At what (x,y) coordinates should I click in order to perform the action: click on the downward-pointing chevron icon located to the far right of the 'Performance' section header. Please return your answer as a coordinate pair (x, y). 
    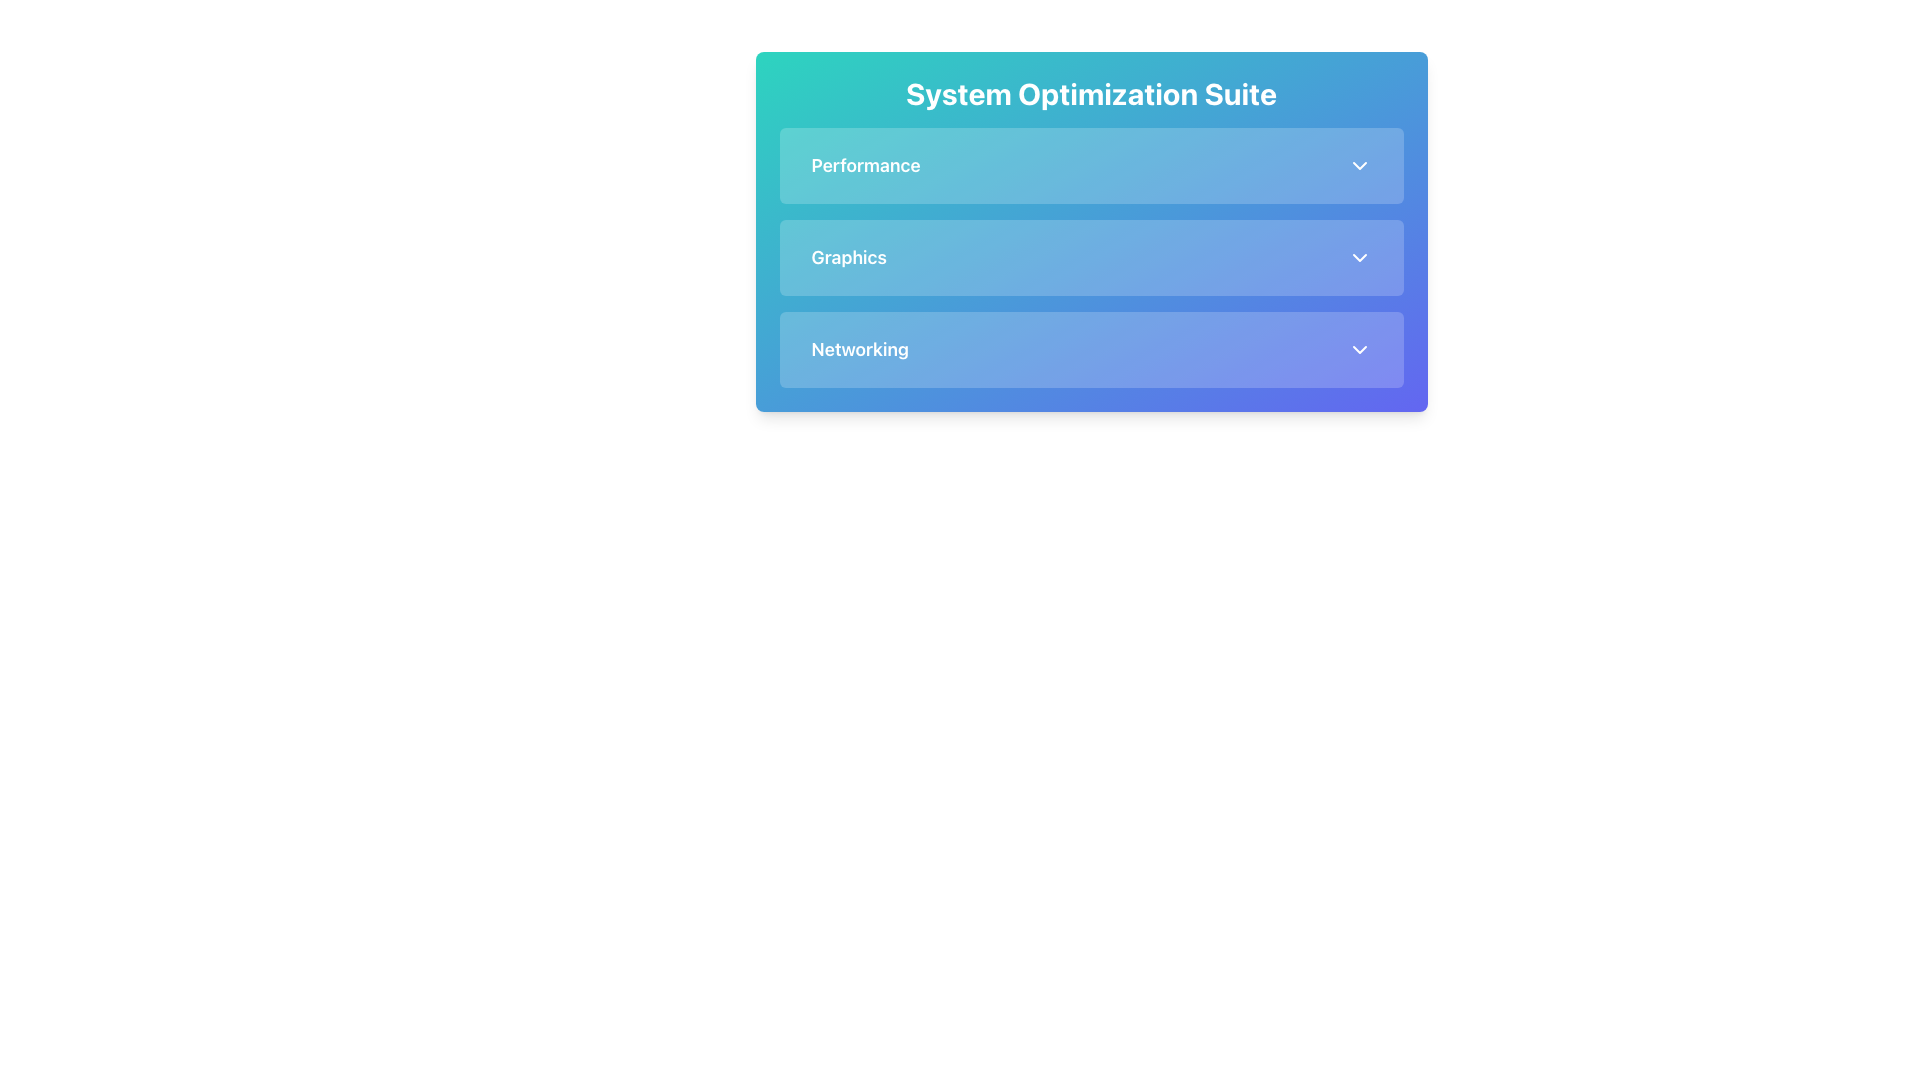
    Looking at the image, I should click on (1359, 164).